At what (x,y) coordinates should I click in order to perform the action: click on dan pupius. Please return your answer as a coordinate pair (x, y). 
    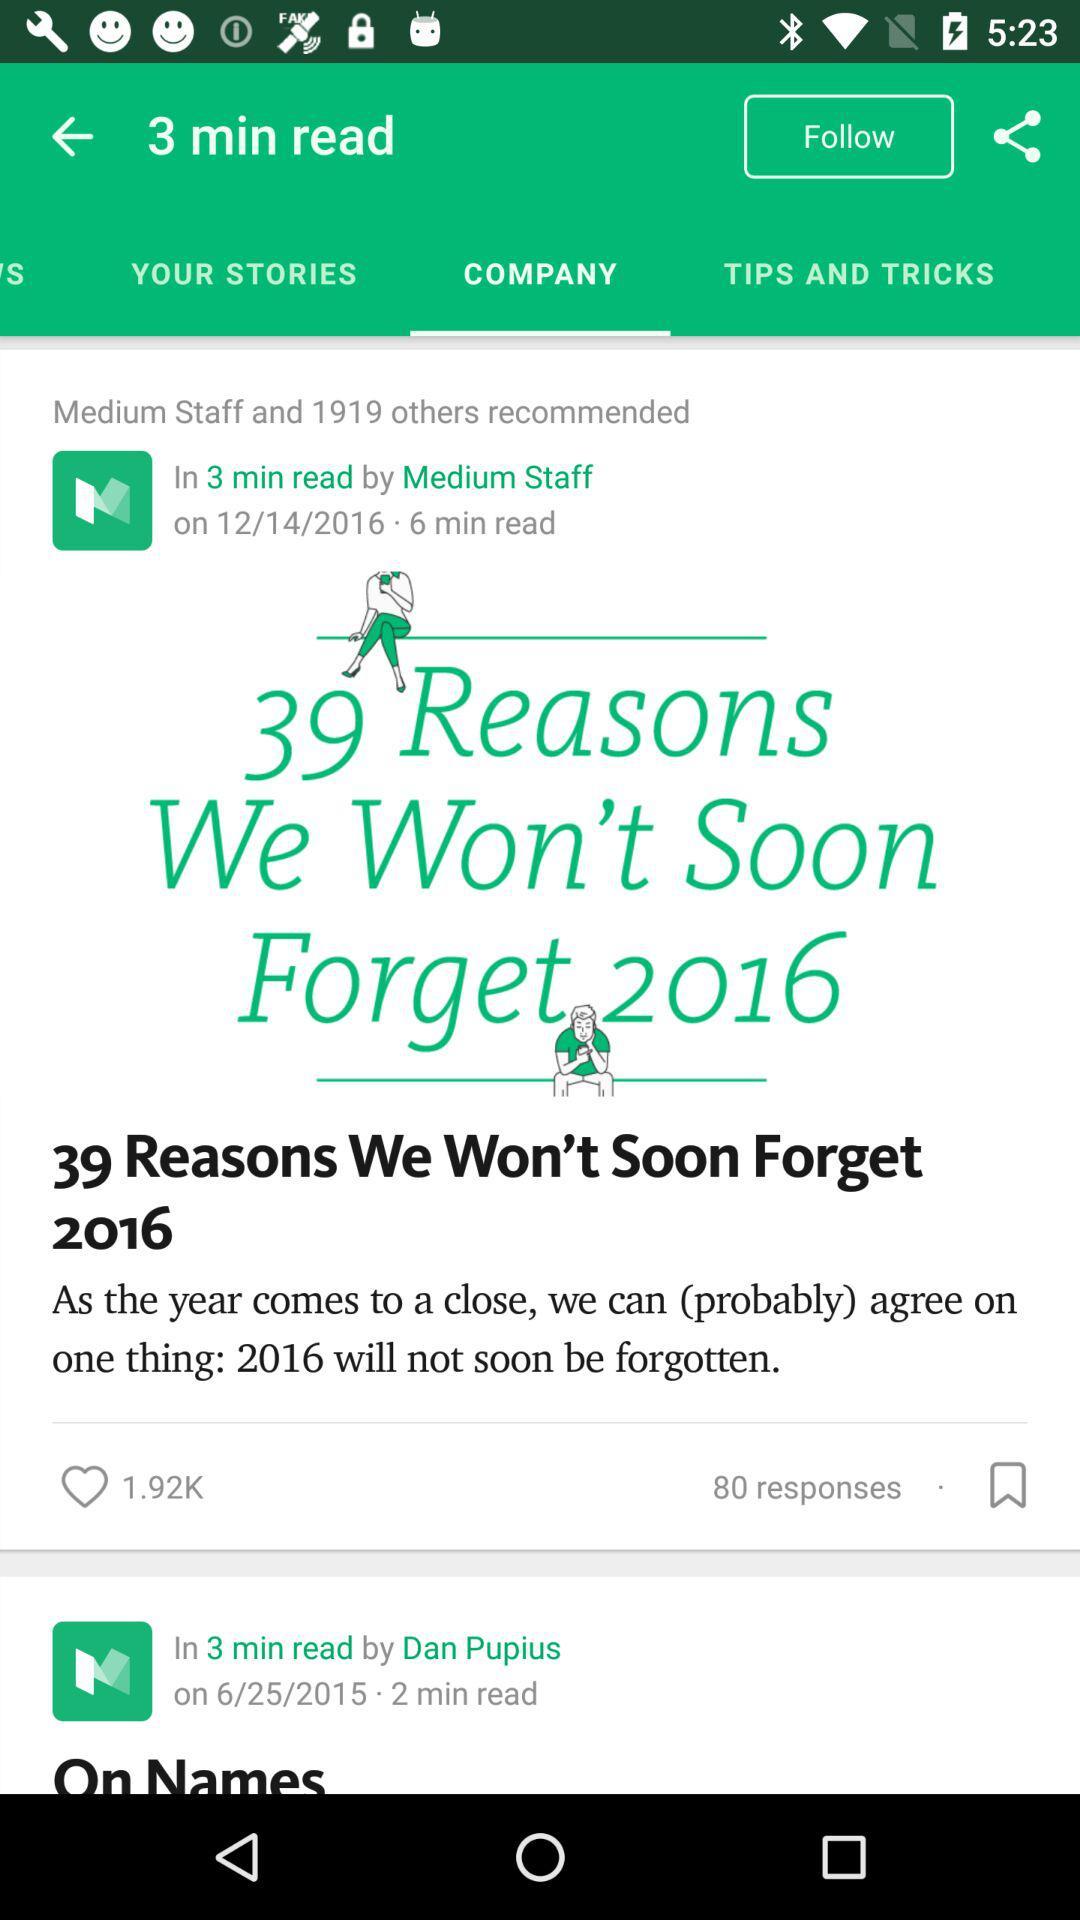
    Looking at the image, I should click on (482, 1646).